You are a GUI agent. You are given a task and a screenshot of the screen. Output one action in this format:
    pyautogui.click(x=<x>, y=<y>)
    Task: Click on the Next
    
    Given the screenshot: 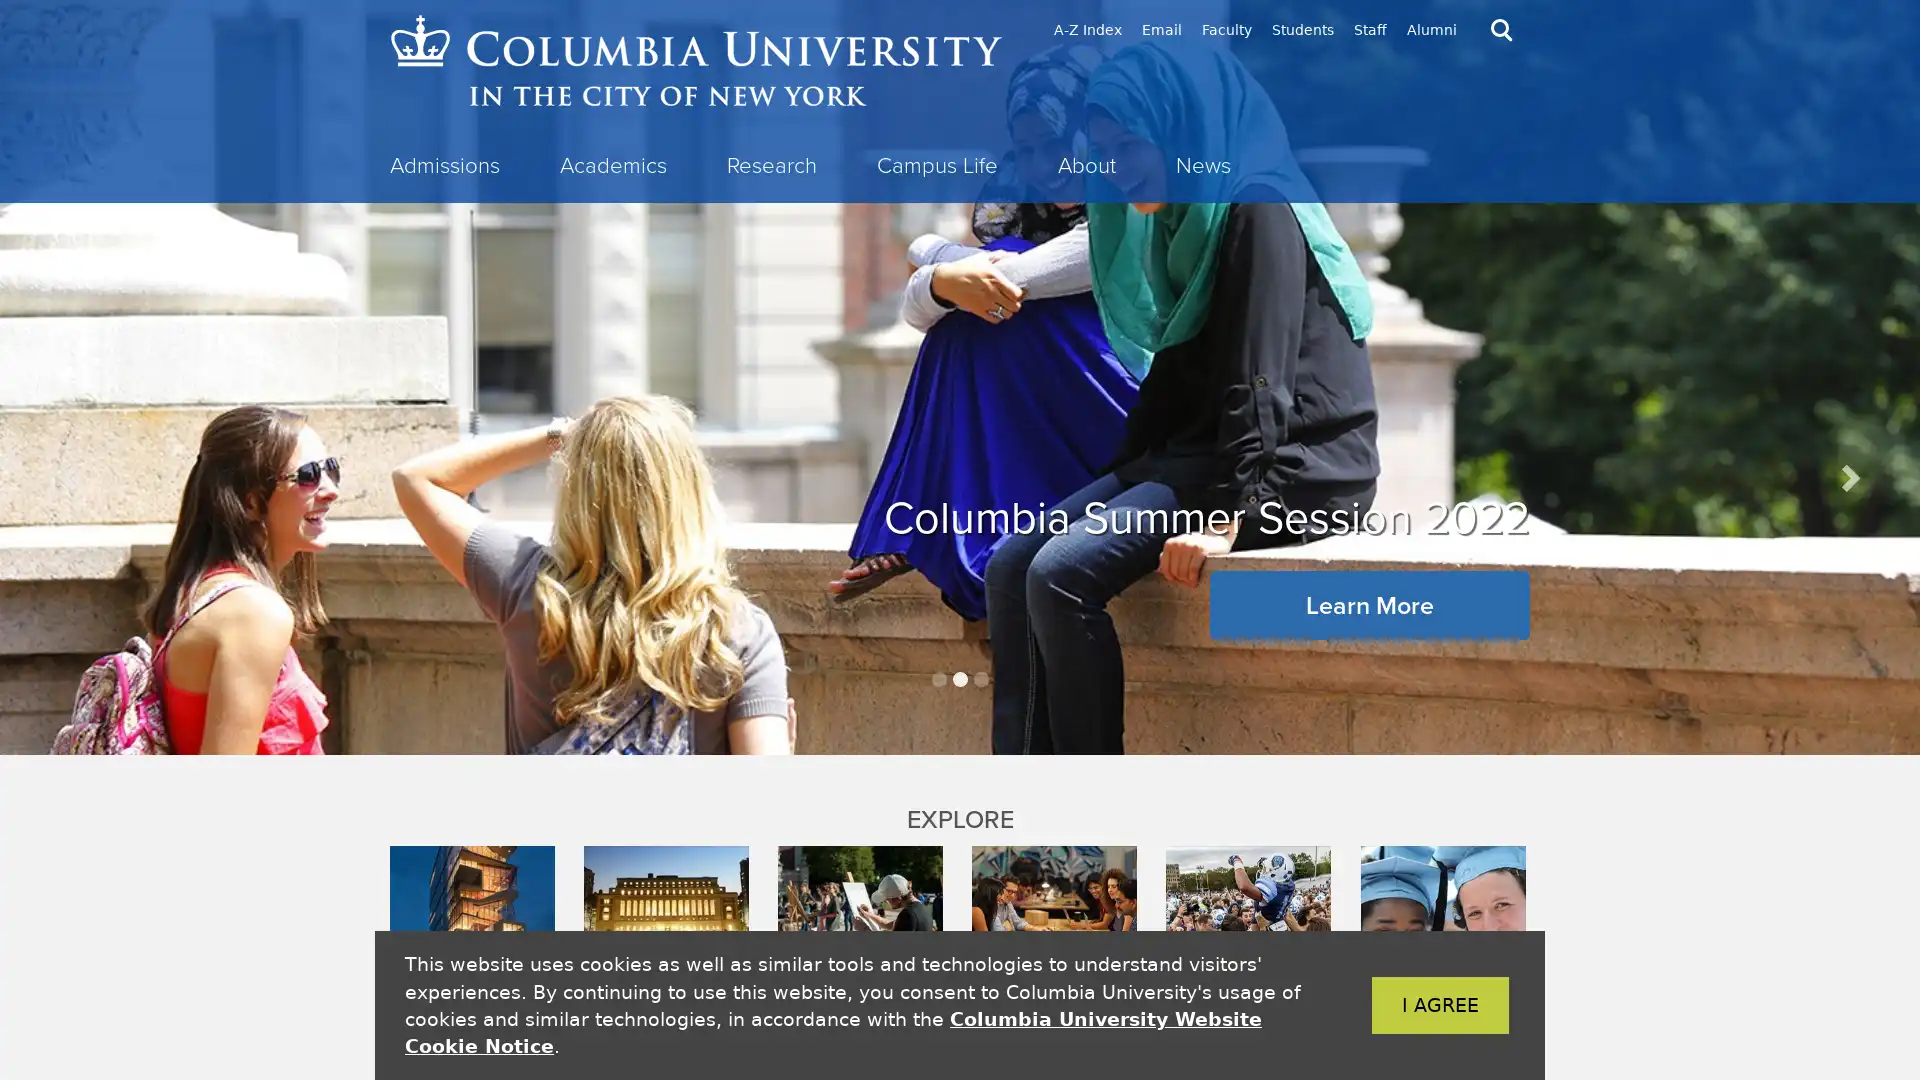 What is the action you would take?
    pyautogui.click(x=1847, y=477)
    